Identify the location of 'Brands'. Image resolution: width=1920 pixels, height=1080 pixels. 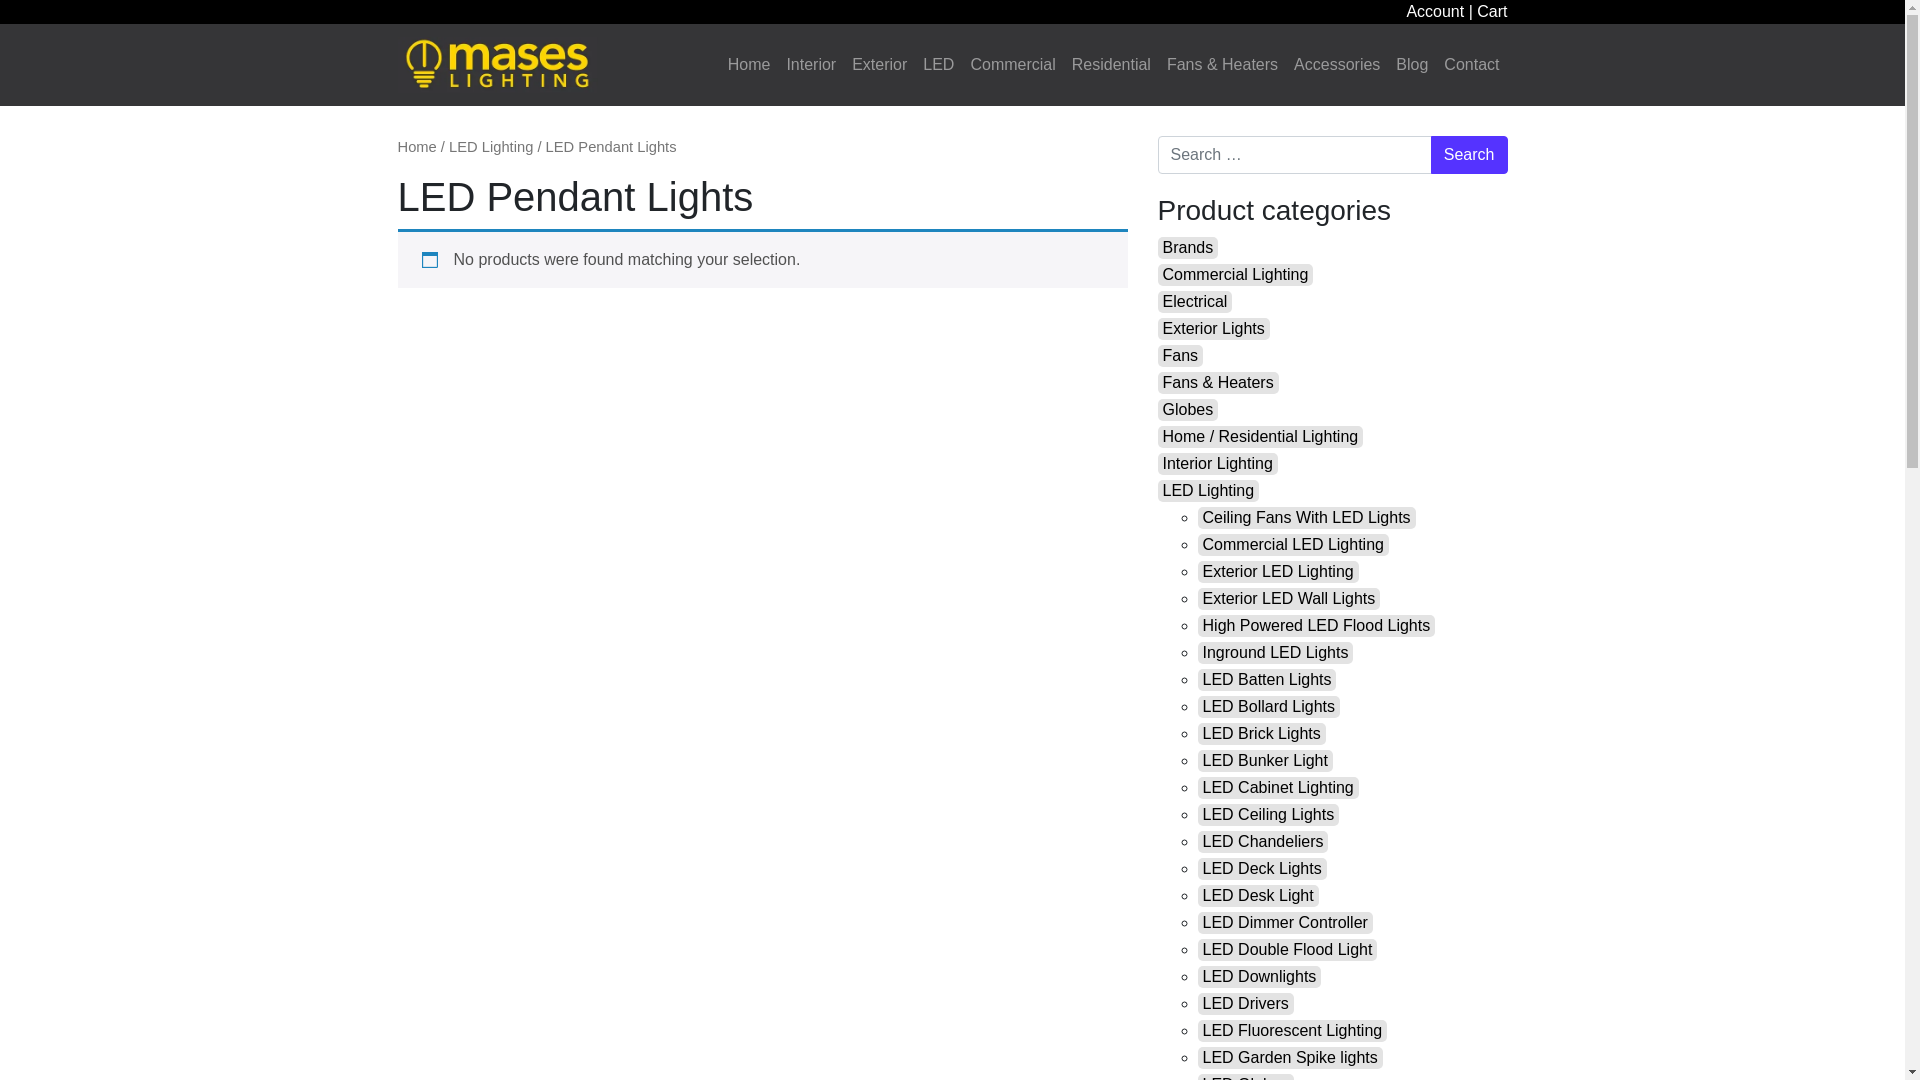
(1188, 246).